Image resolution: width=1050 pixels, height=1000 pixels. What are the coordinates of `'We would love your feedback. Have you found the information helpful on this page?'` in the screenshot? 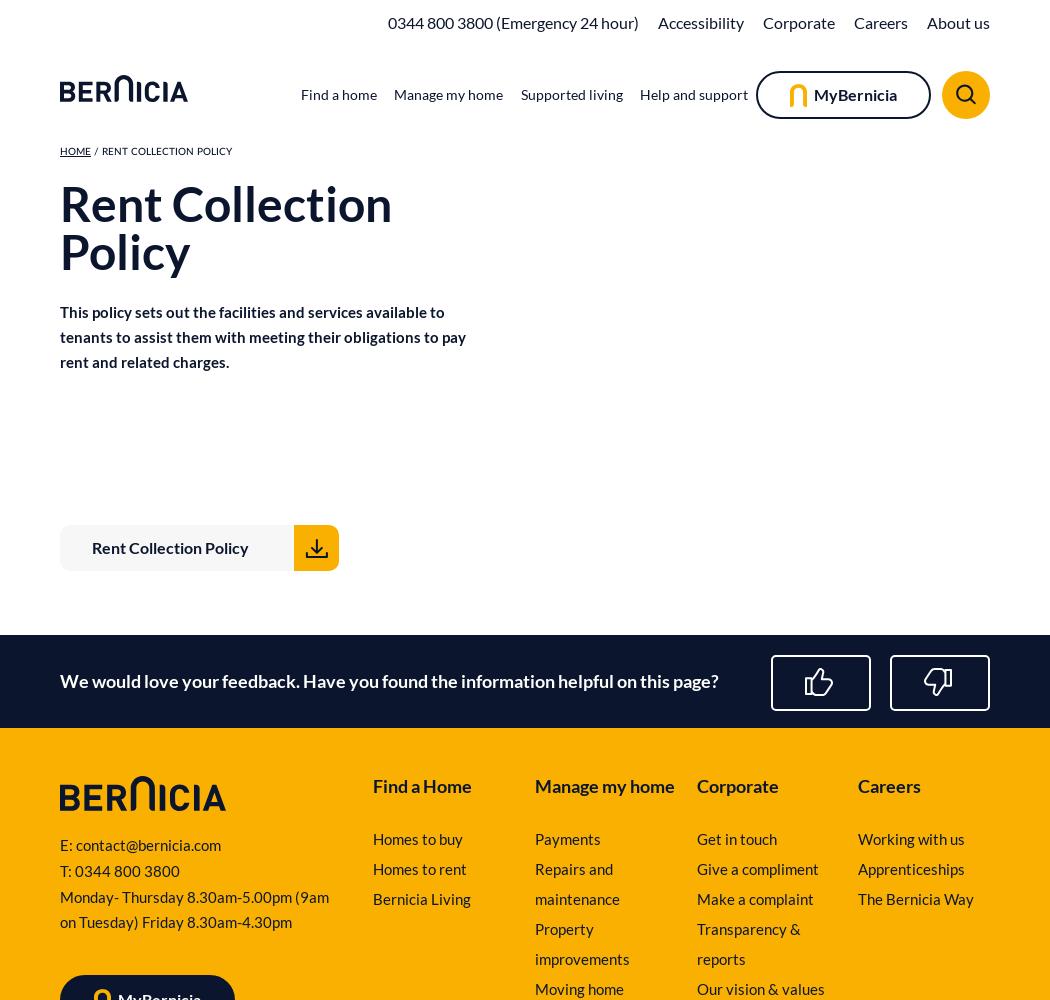 It's located at (389, 681).